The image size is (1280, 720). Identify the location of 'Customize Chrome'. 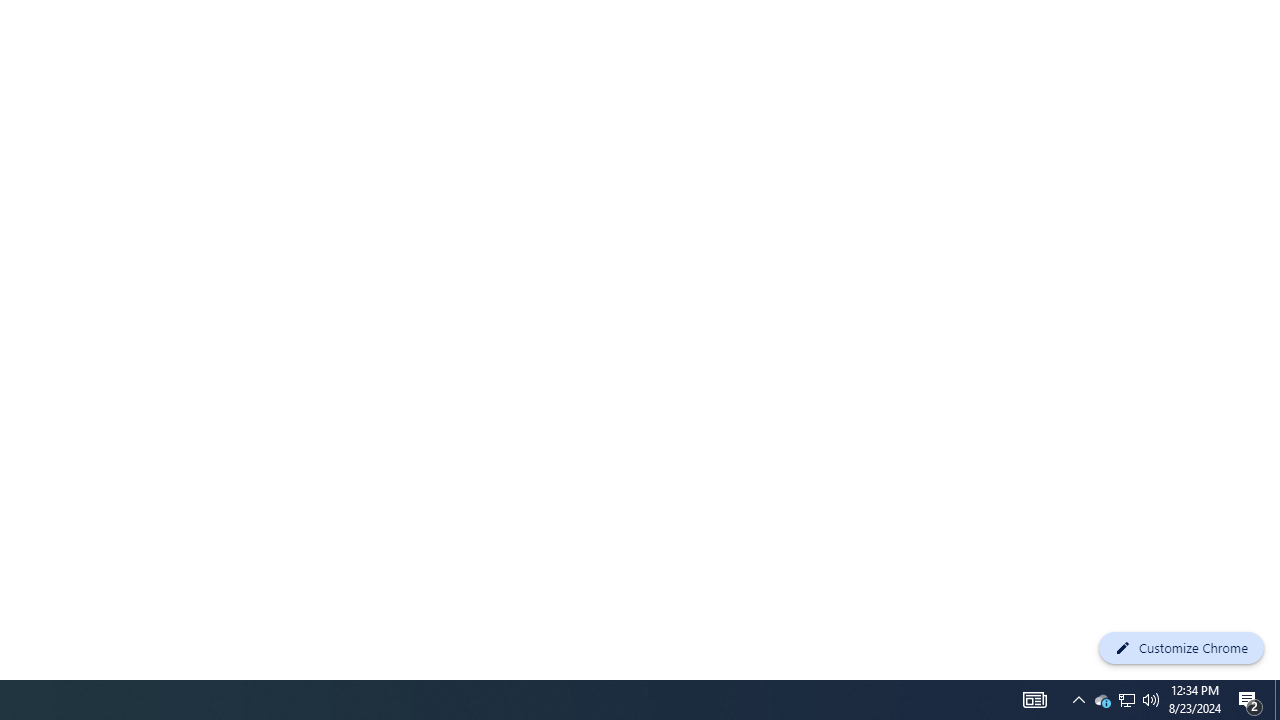
(1181, 648).